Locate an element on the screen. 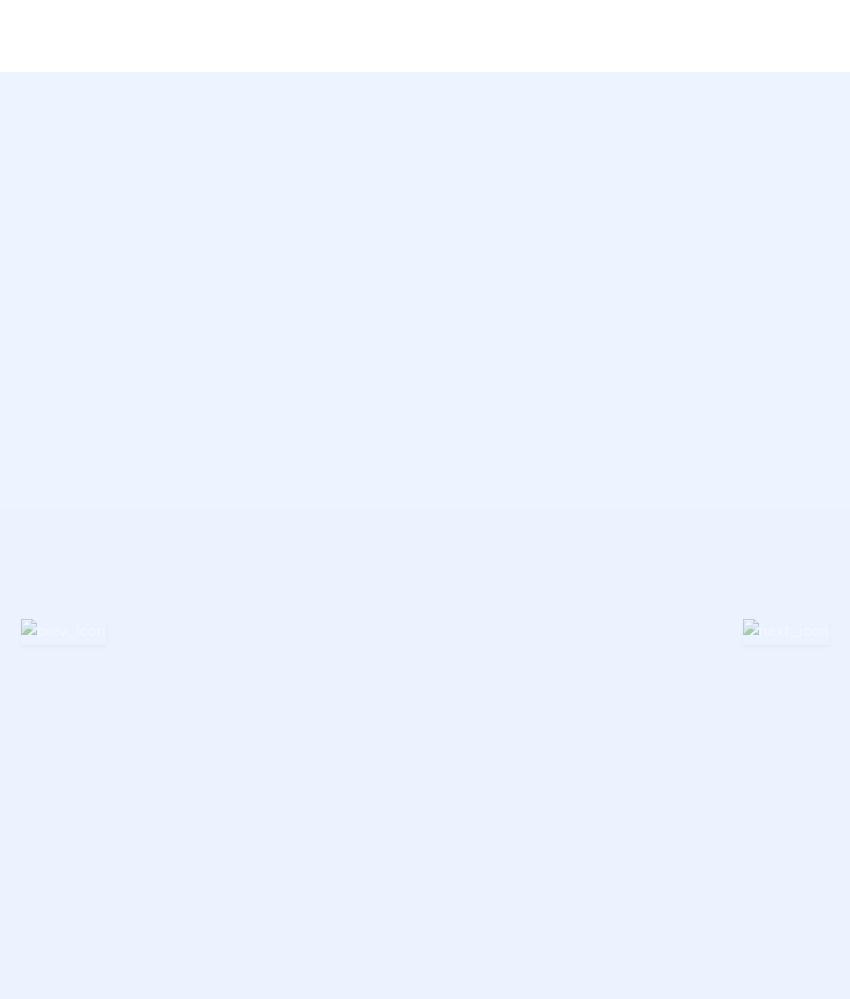 This screenshot has width=850, height=999. 'Toppers Talk' is located at coordinates (515, 527).